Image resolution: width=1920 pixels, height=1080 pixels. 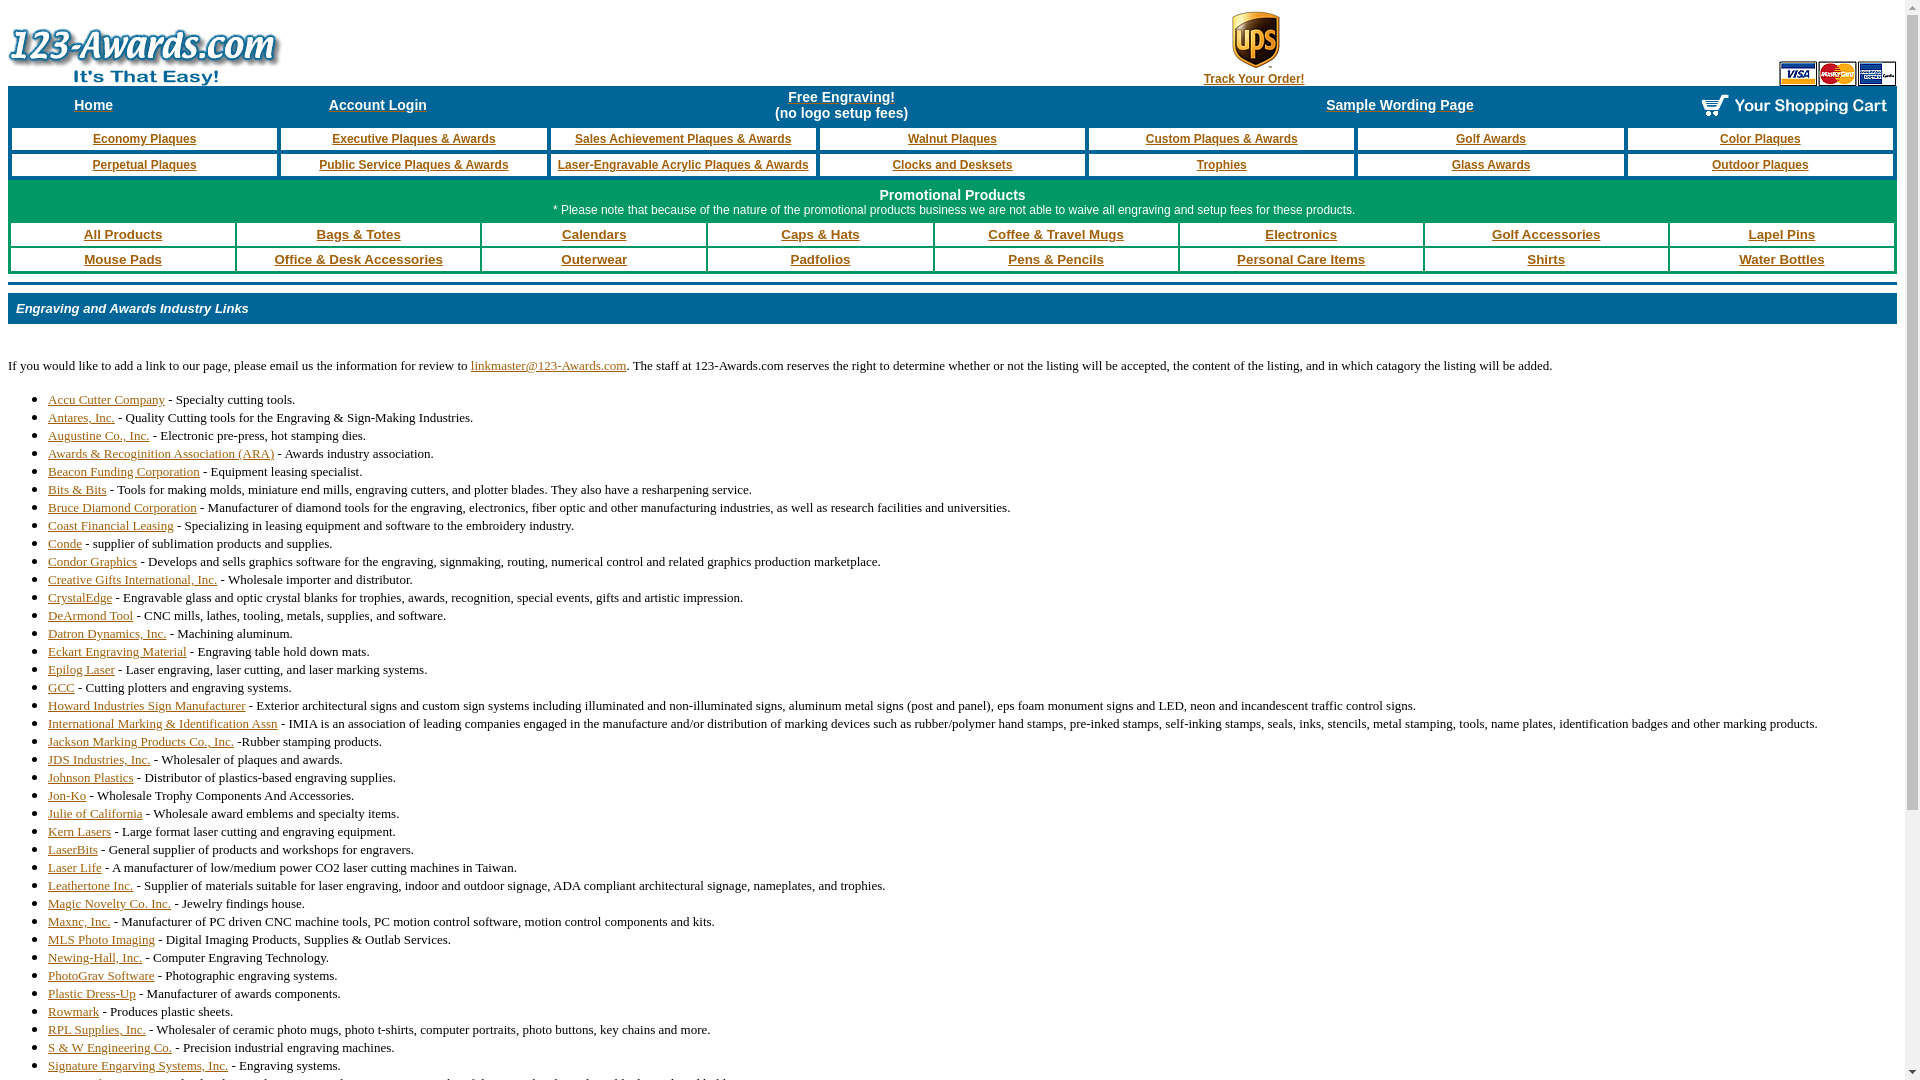 What do you see at coordinates (1399, 104) in the screenshot?
I see `'Sample Wording Page'` at bounding box center [1399, 104].